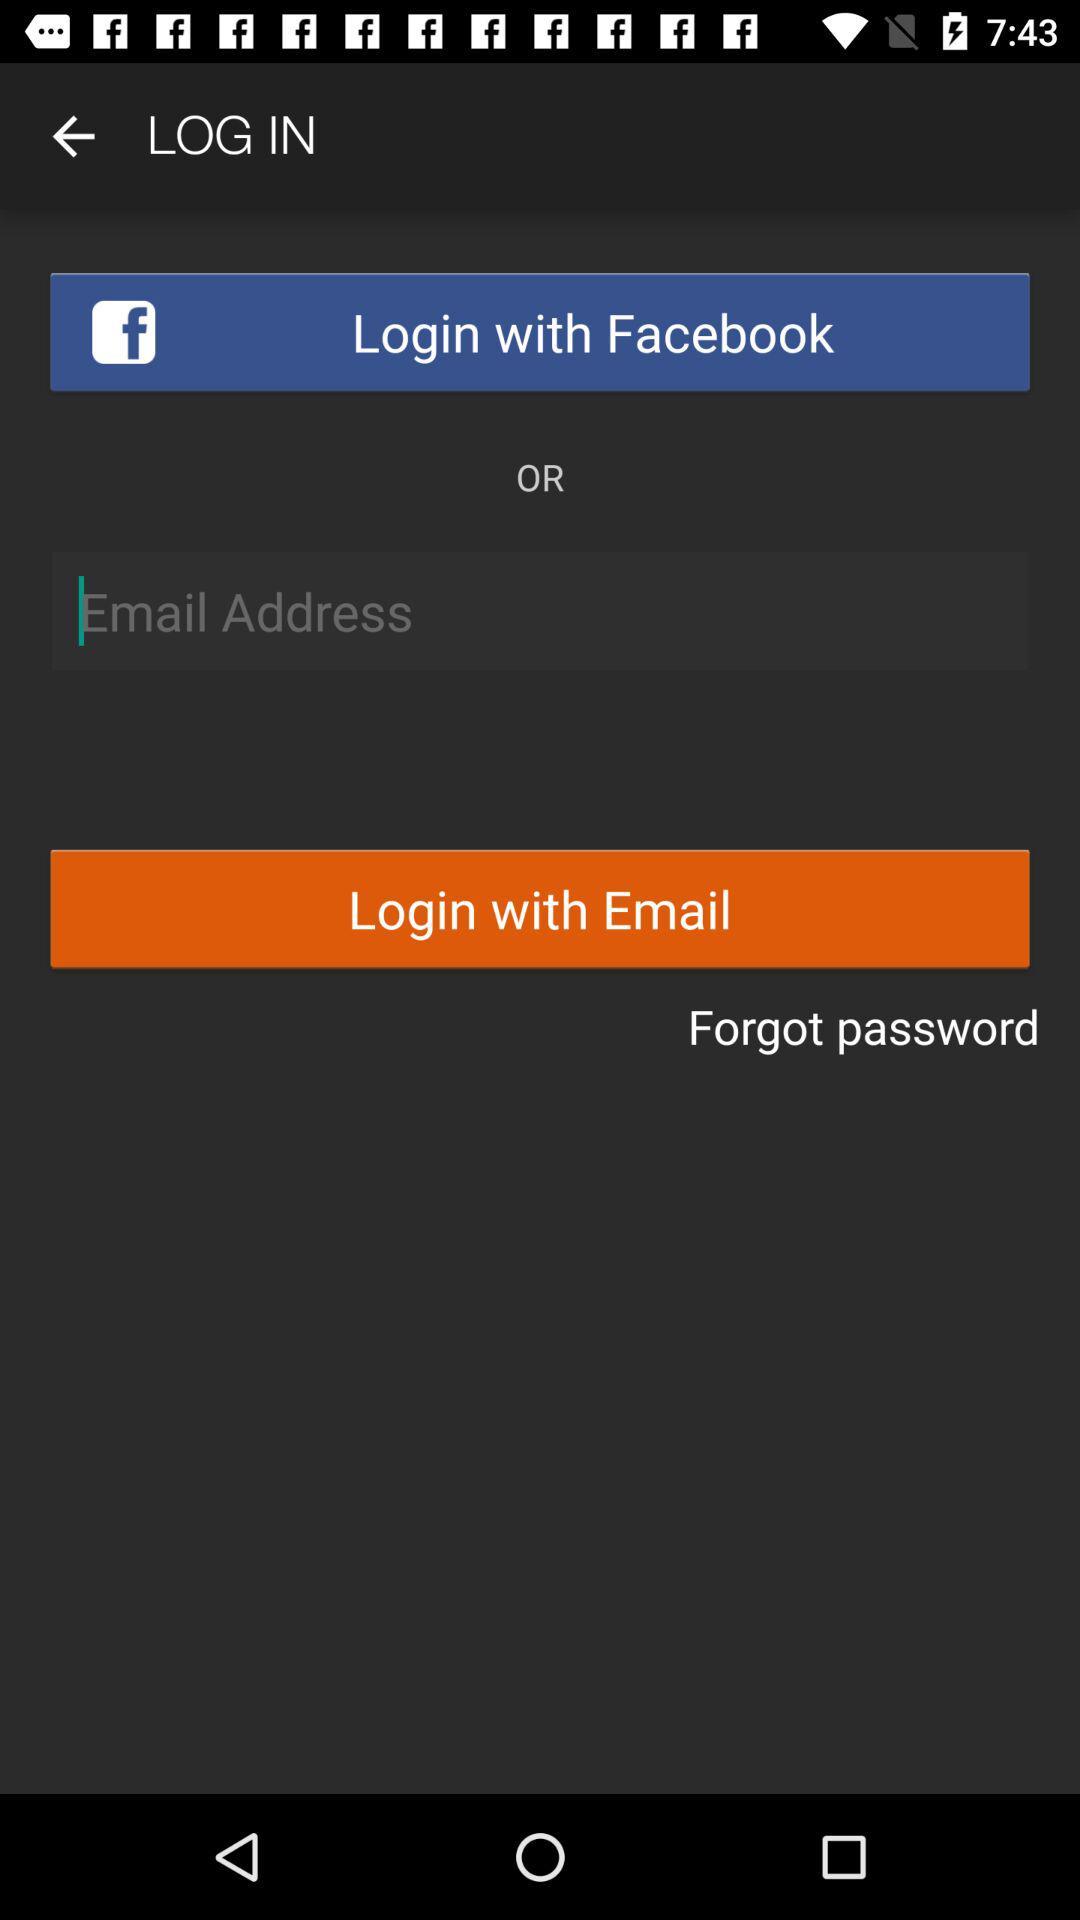  What do you see at coordinates (540, 610) in the screenshot?
I see `write email address` at bounding box center [540, 610].